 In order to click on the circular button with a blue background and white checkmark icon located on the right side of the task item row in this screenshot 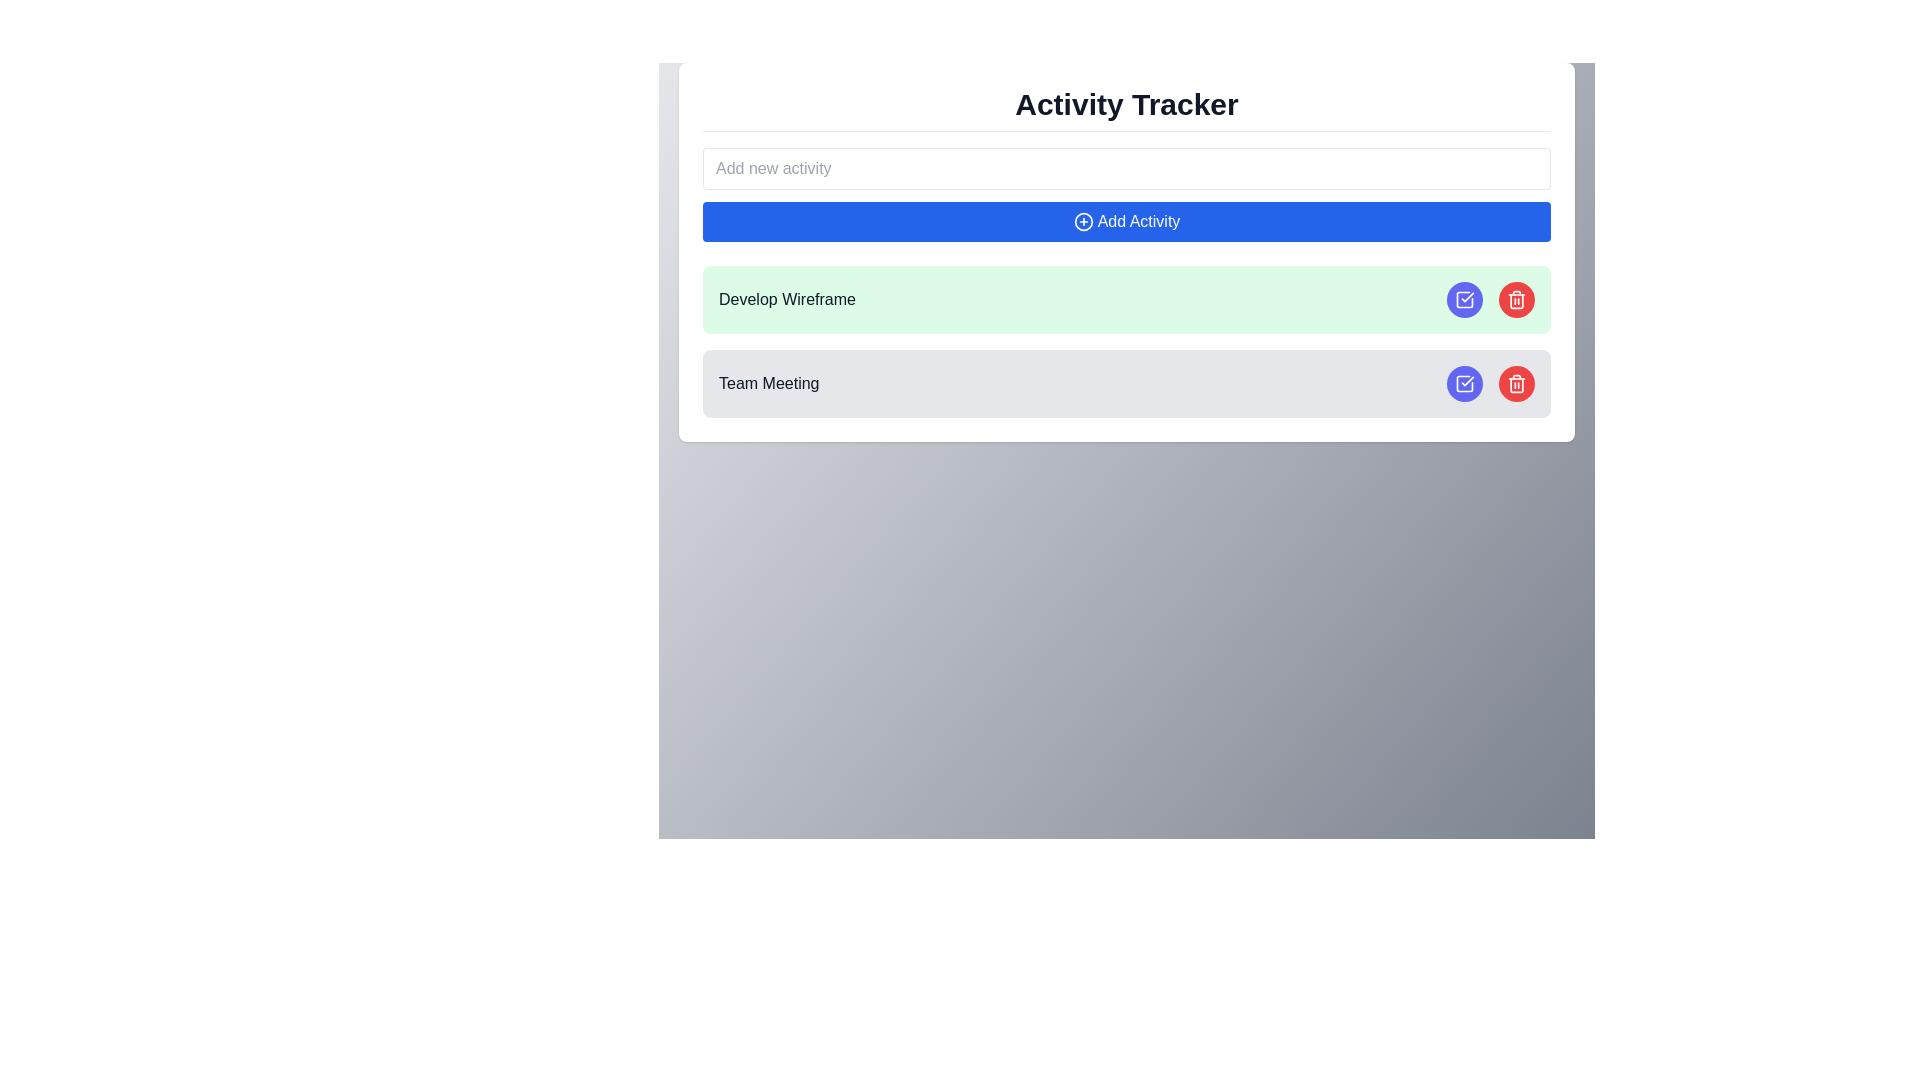, I will do `click(1464, 300)`.